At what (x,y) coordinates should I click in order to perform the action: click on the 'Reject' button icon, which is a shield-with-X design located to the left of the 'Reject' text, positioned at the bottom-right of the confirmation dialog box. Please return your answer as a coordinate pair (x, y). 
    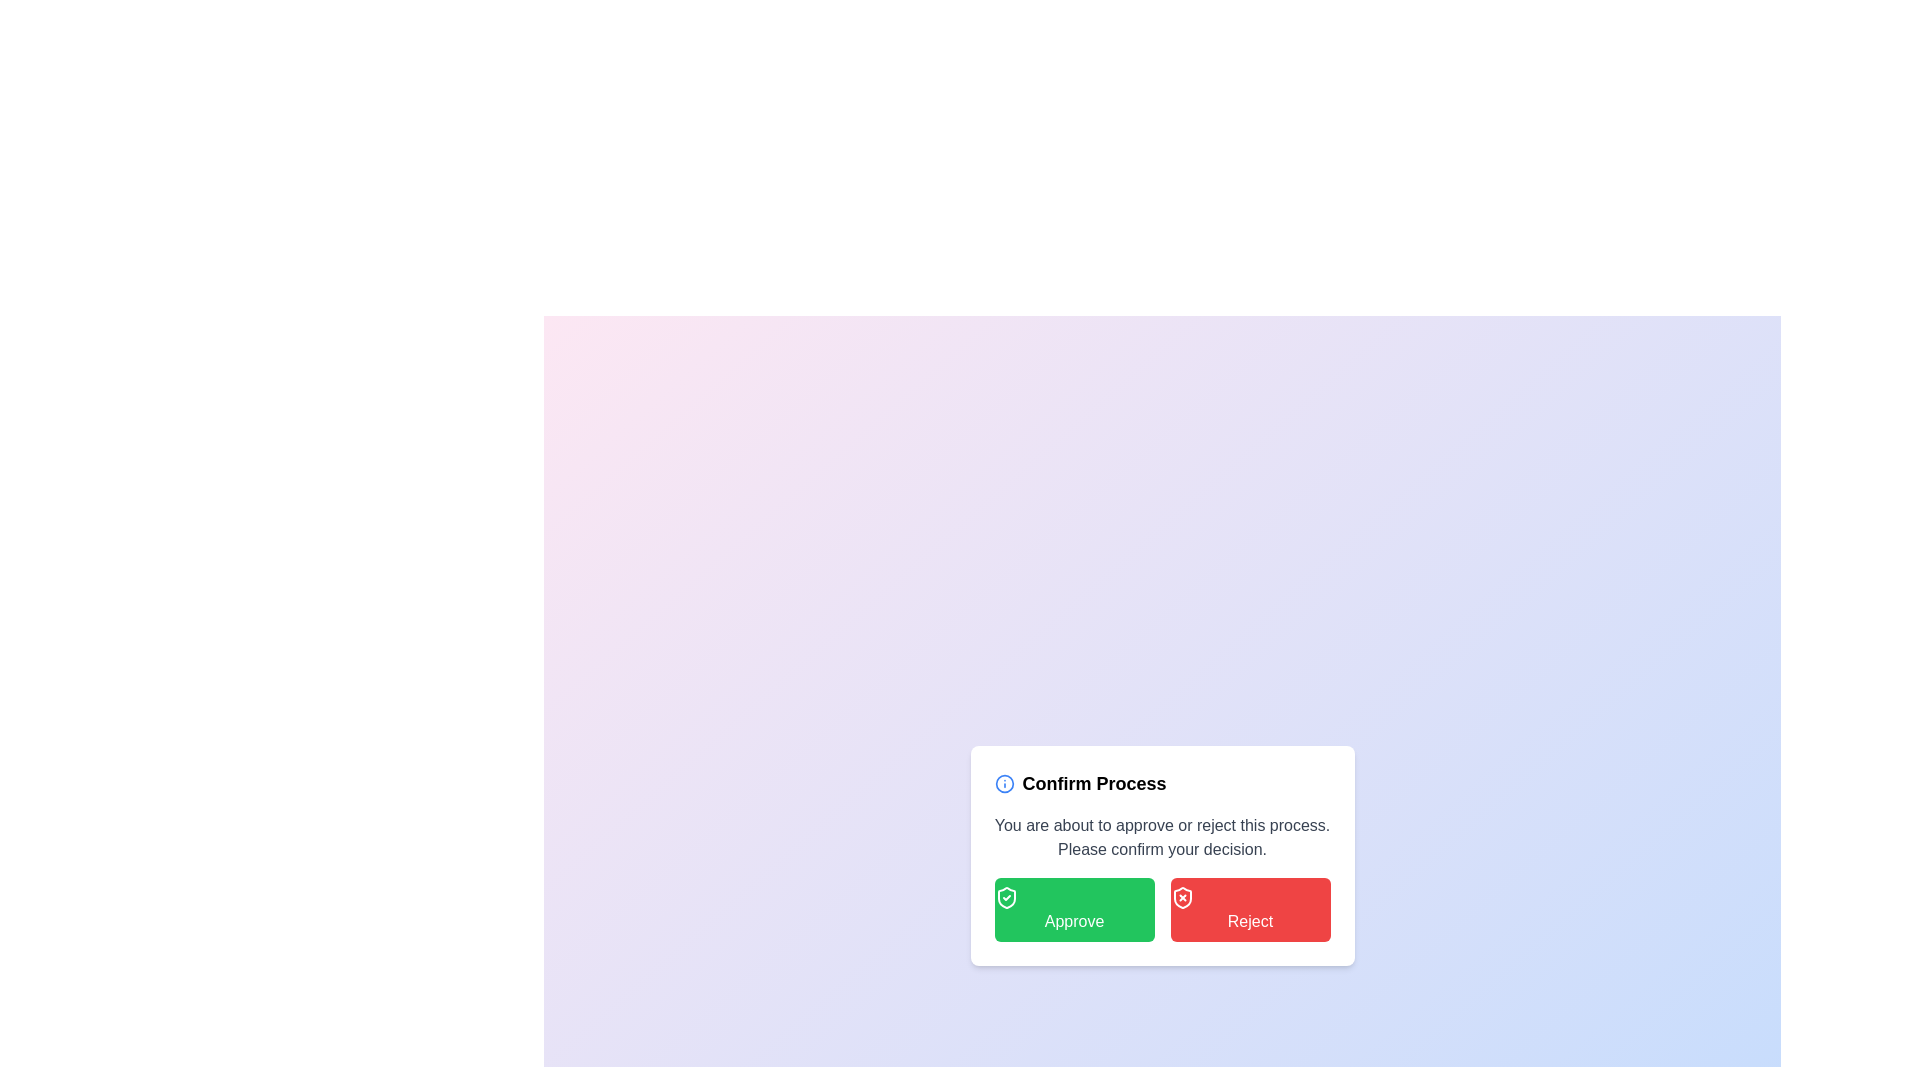
    Looking at the image, I should click on (1182, 897).